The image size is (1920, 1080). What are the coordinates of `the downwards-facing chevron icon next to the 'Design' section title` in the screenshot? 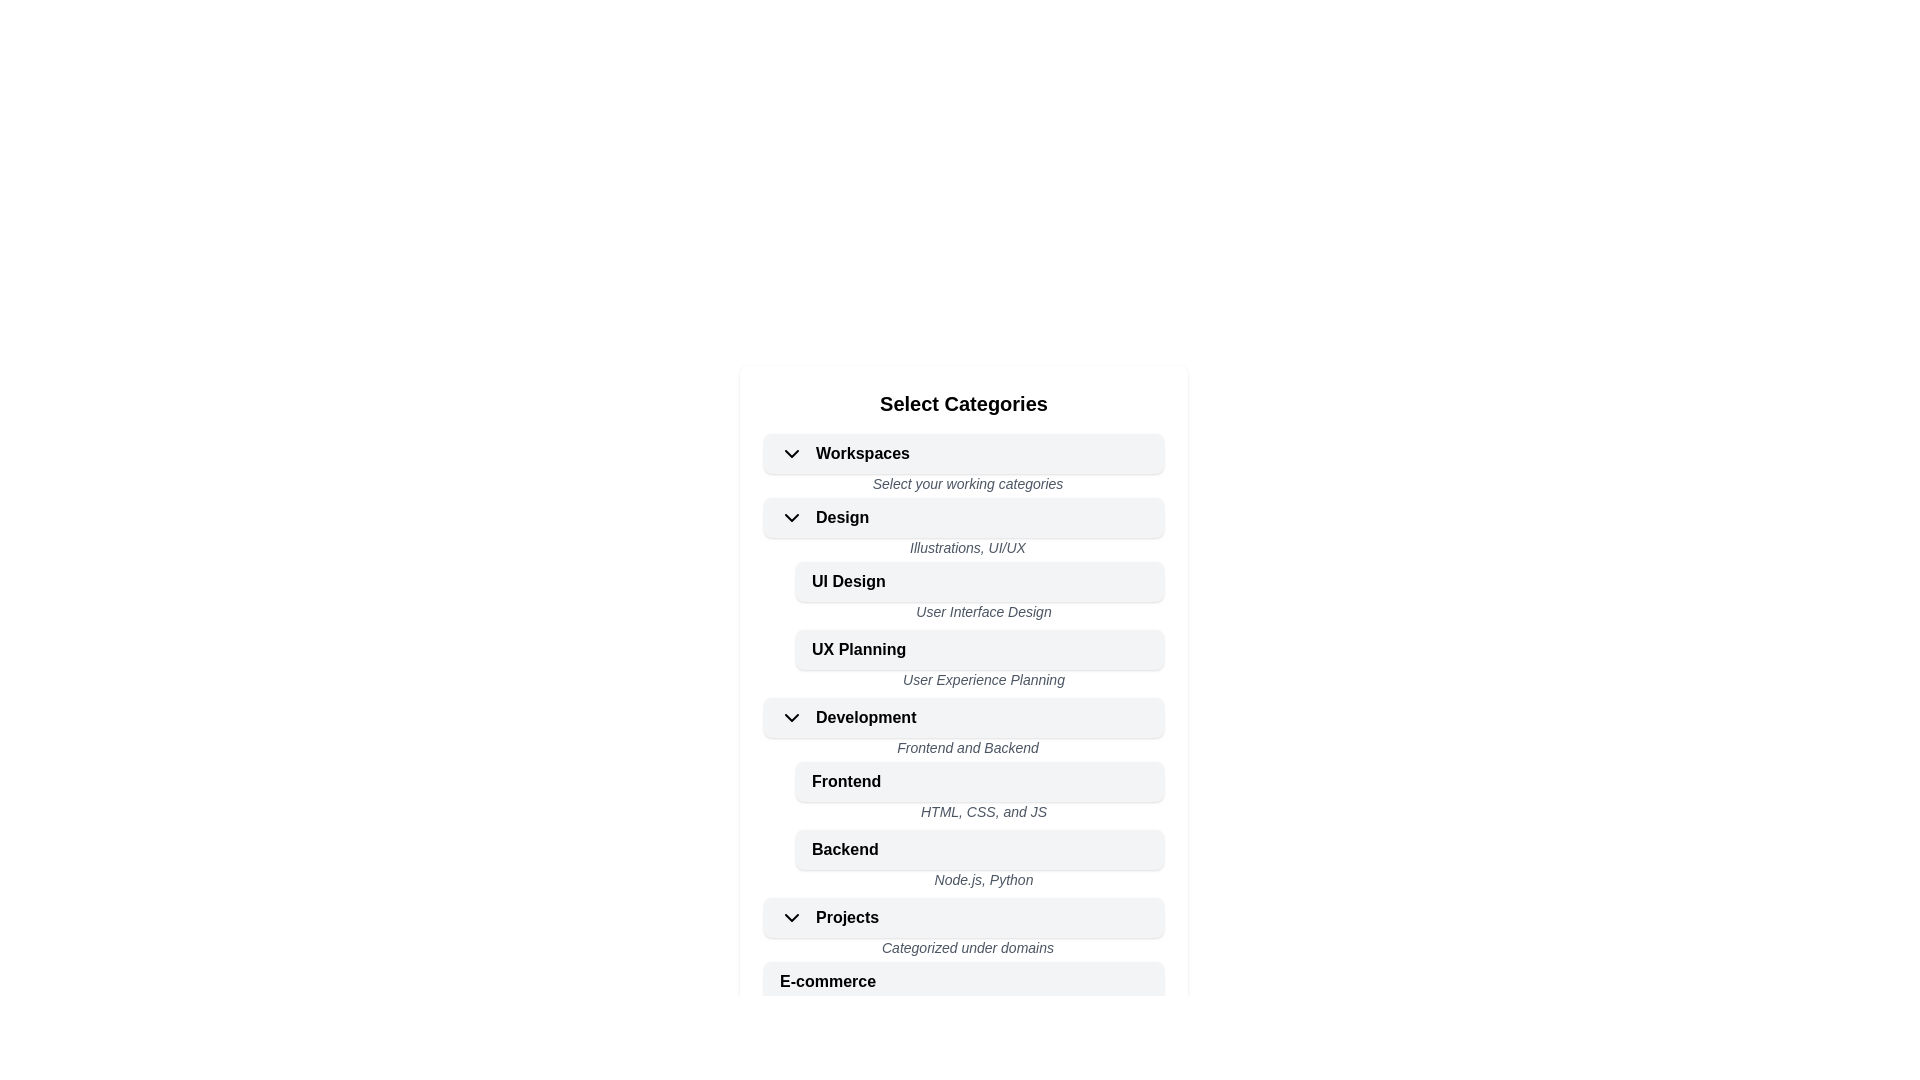 It's located at (791, 516).